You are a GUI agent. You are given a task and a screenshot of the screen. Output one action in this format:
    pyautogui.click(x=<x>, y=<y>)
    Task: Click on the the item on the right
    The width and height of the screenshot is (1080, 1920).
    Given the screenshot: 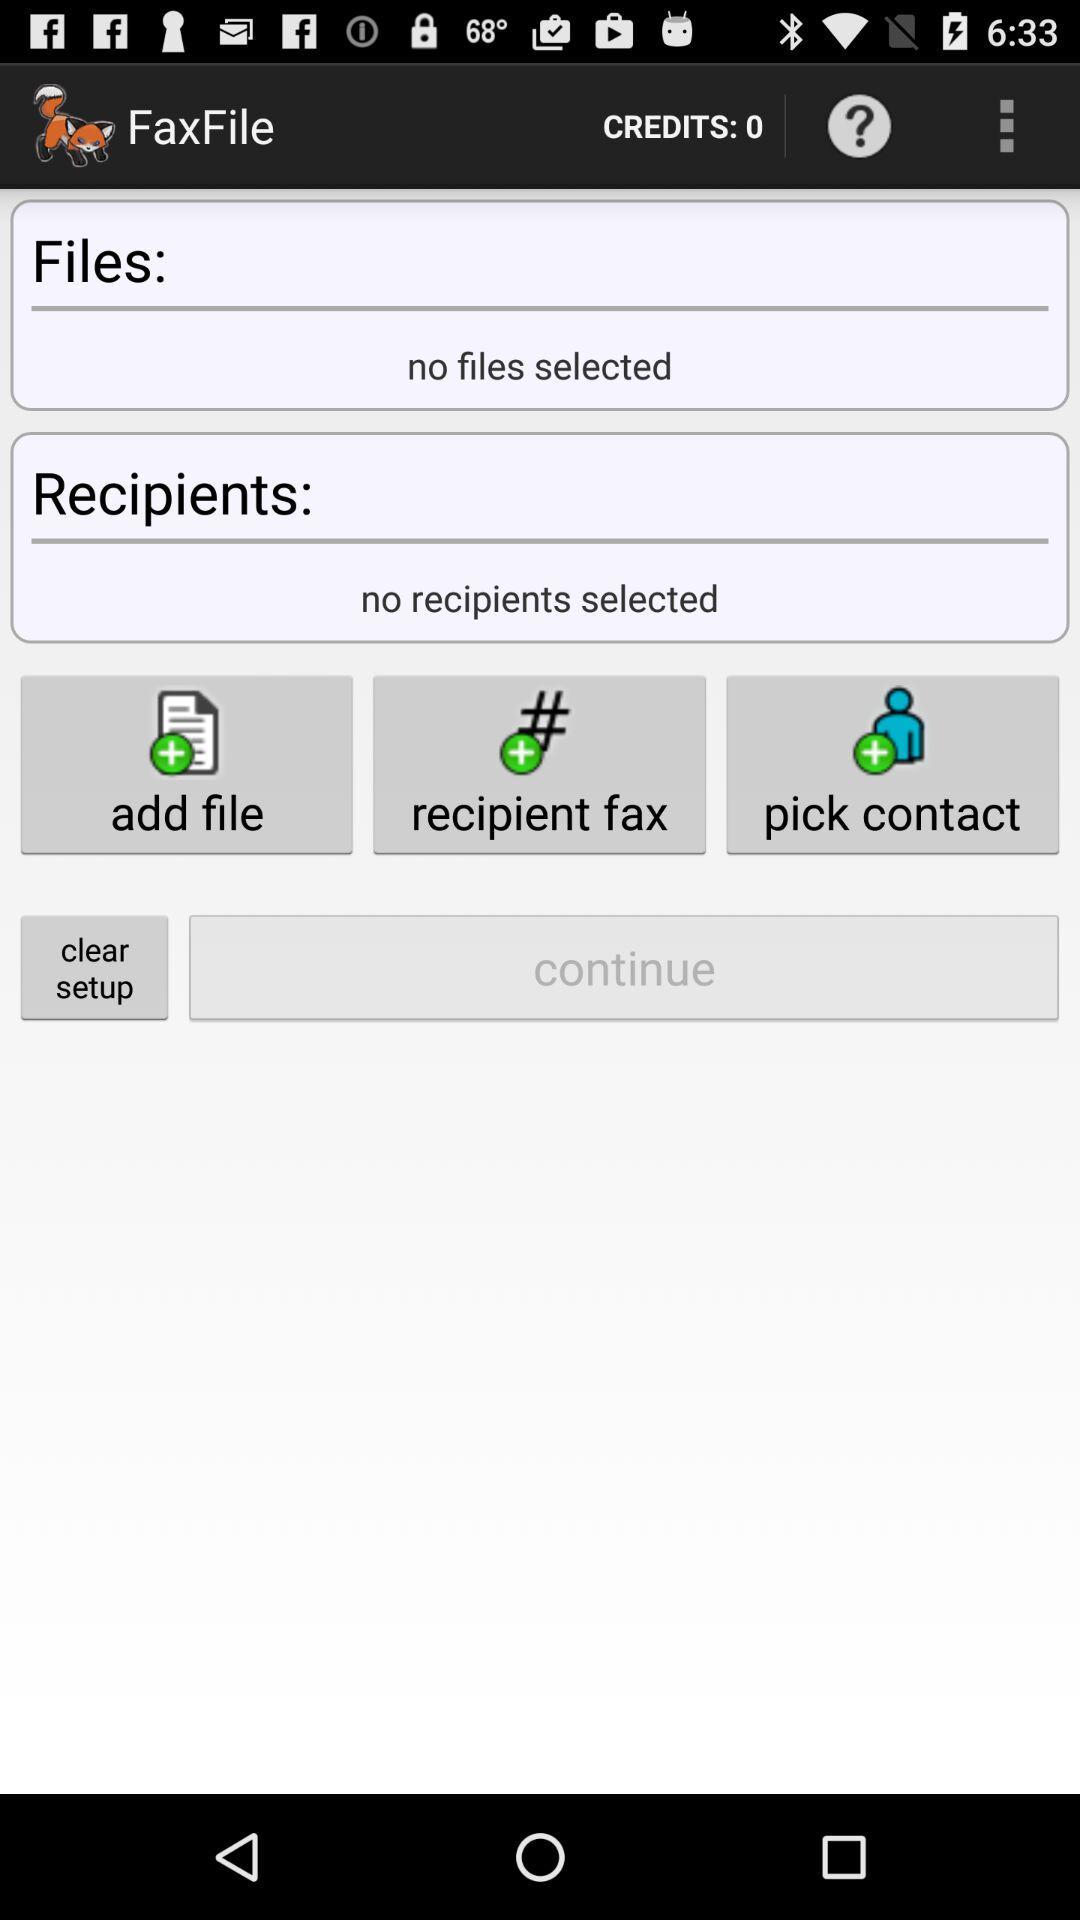 What is the action you would take?
    pyautogui.click(x=891, y=763)
    